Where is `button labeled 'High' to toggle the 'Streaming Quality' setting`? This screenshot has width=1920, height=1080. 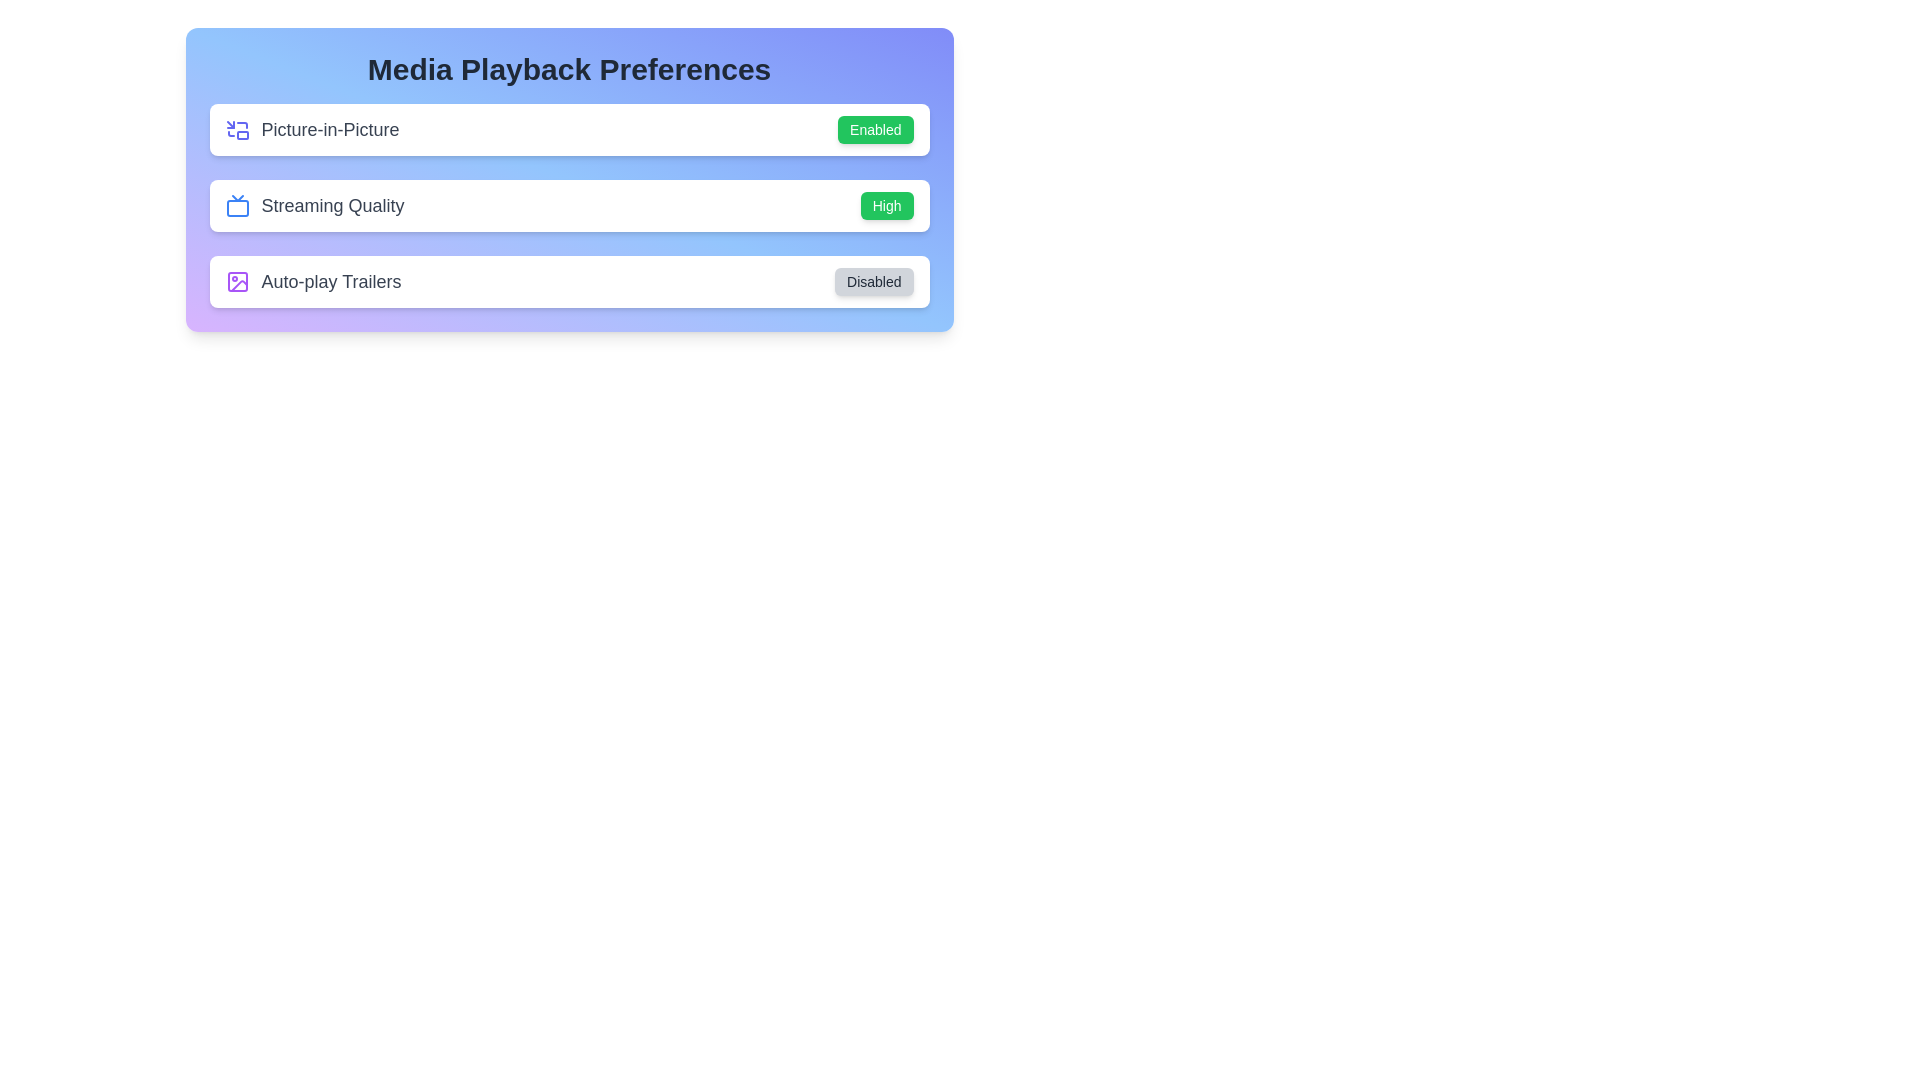
button labeled 'High' to toggle the 'Streaming Quality' setting is located at coordinates (886, 205).